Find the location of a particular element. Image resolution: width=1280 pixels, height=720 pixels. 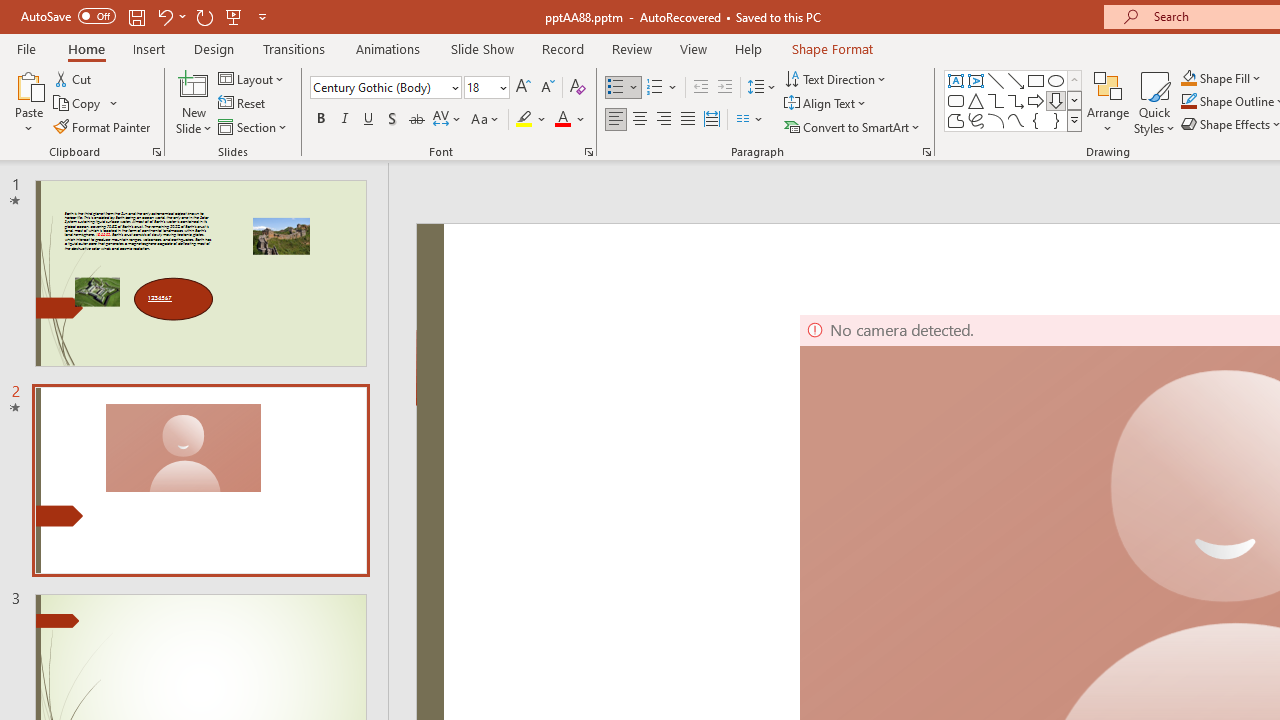

'Font Color Red' is located at coordinates (561, 119).